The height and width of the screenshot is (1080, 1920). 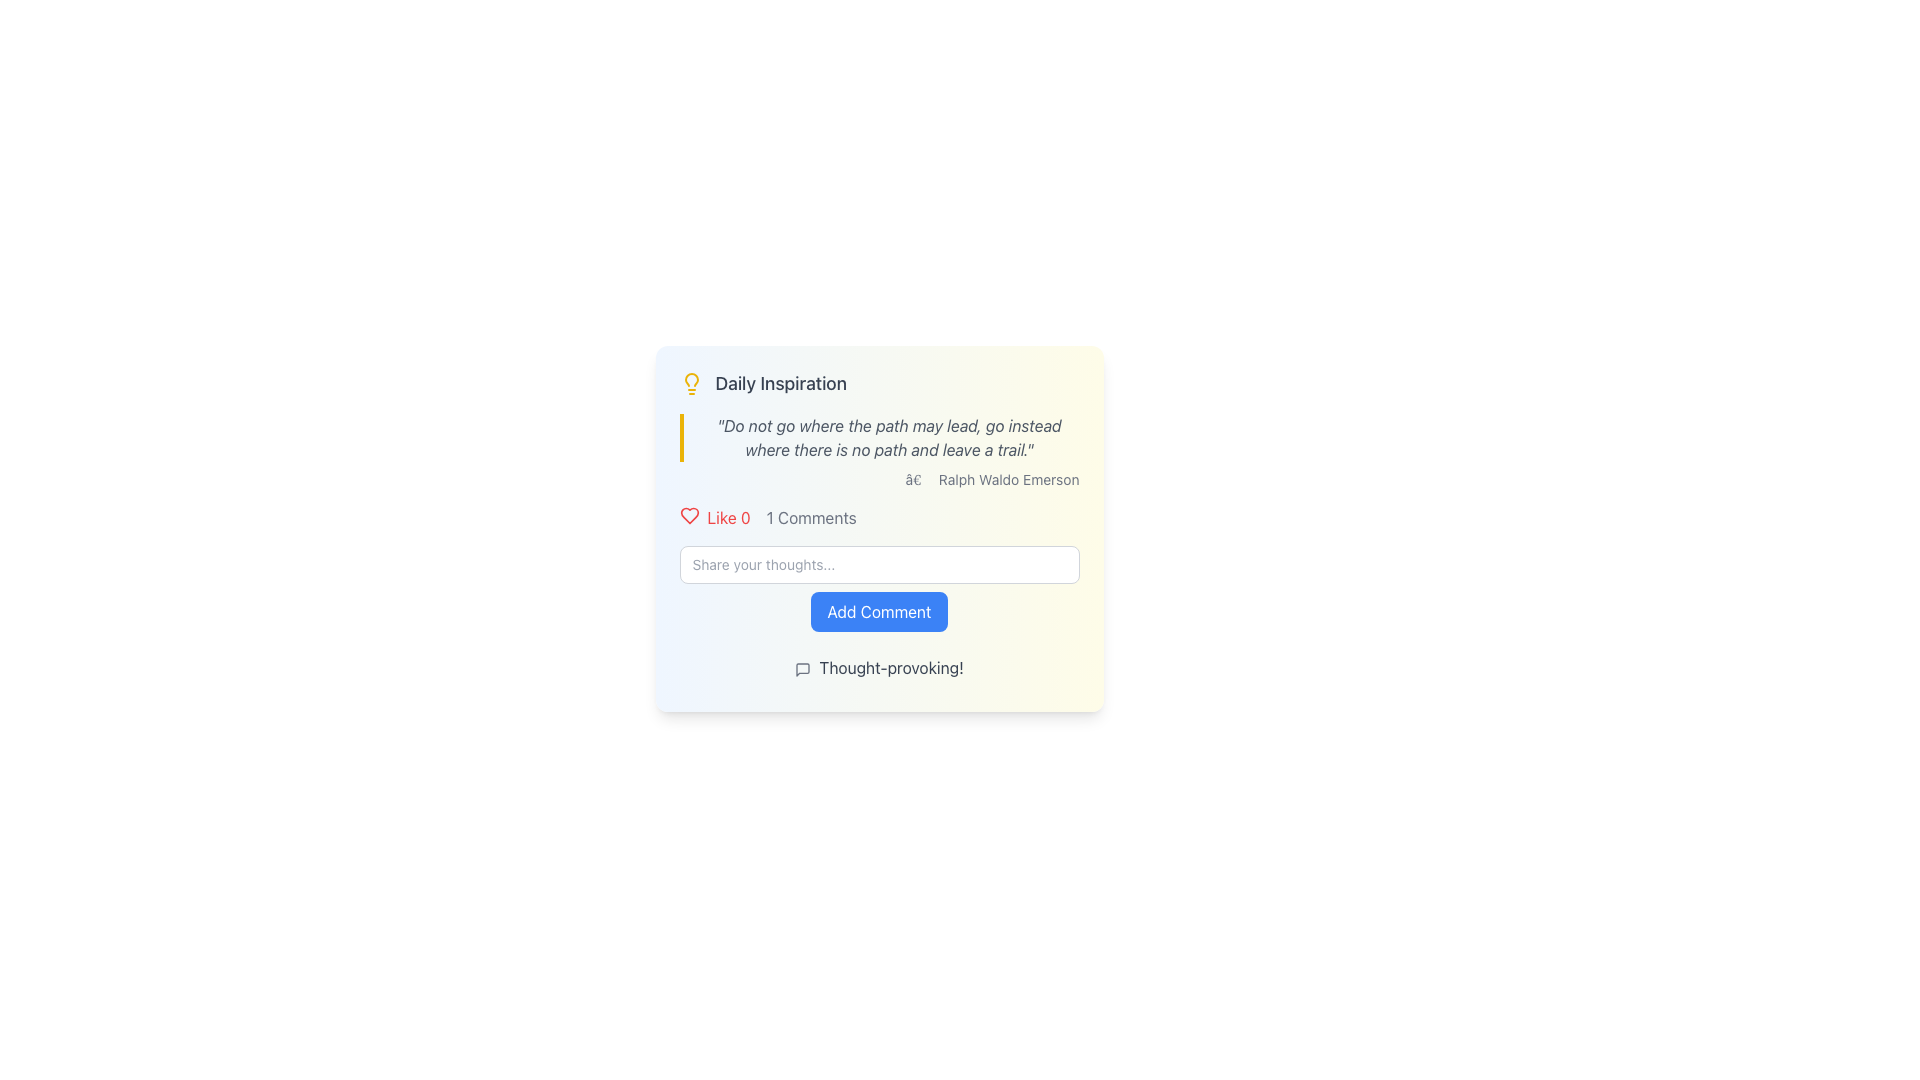 What do you see at coordinates (780, 384) in the screenshot?
I see `the text label that reads 'Daily Inspiration' which is prominently displayed within a content card, following the lightbulb icon` at bounding box center [780, 384].